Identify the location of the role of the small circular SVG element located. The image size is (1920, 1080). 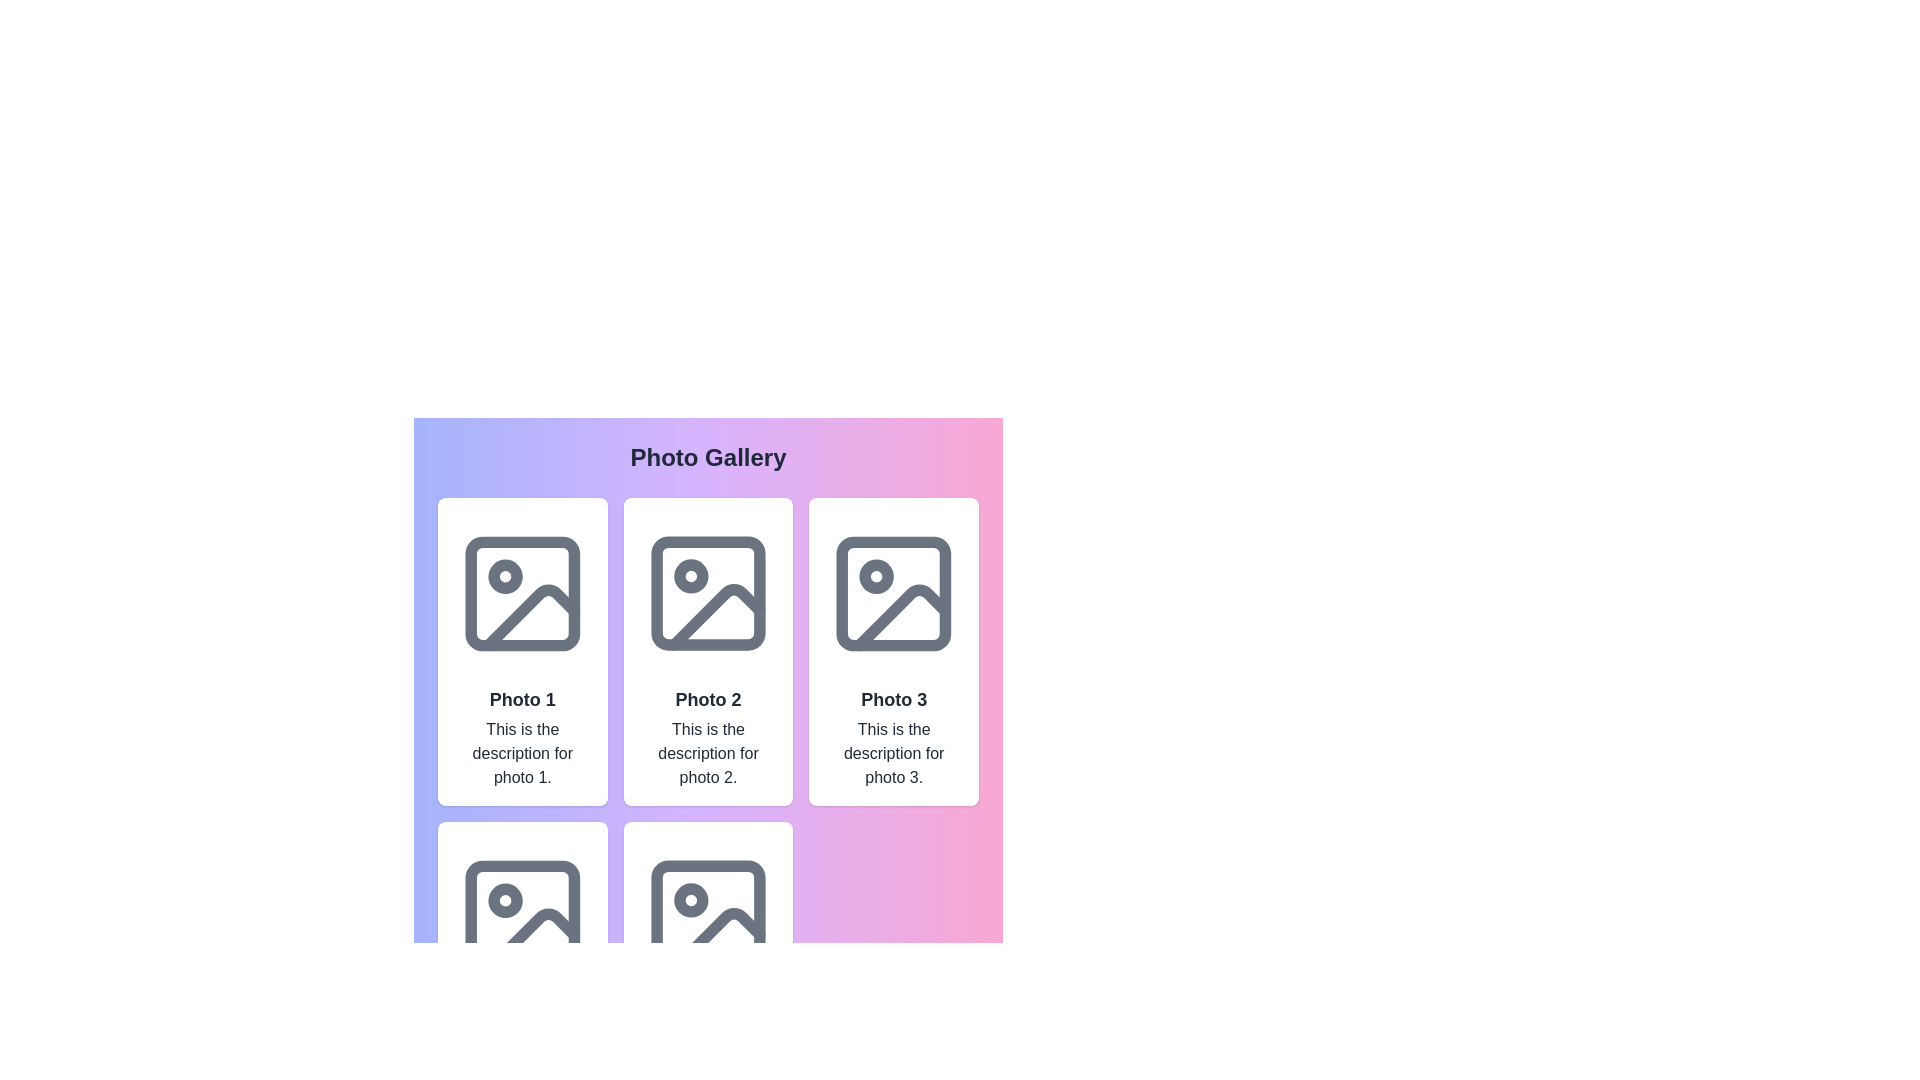
(877, 576).